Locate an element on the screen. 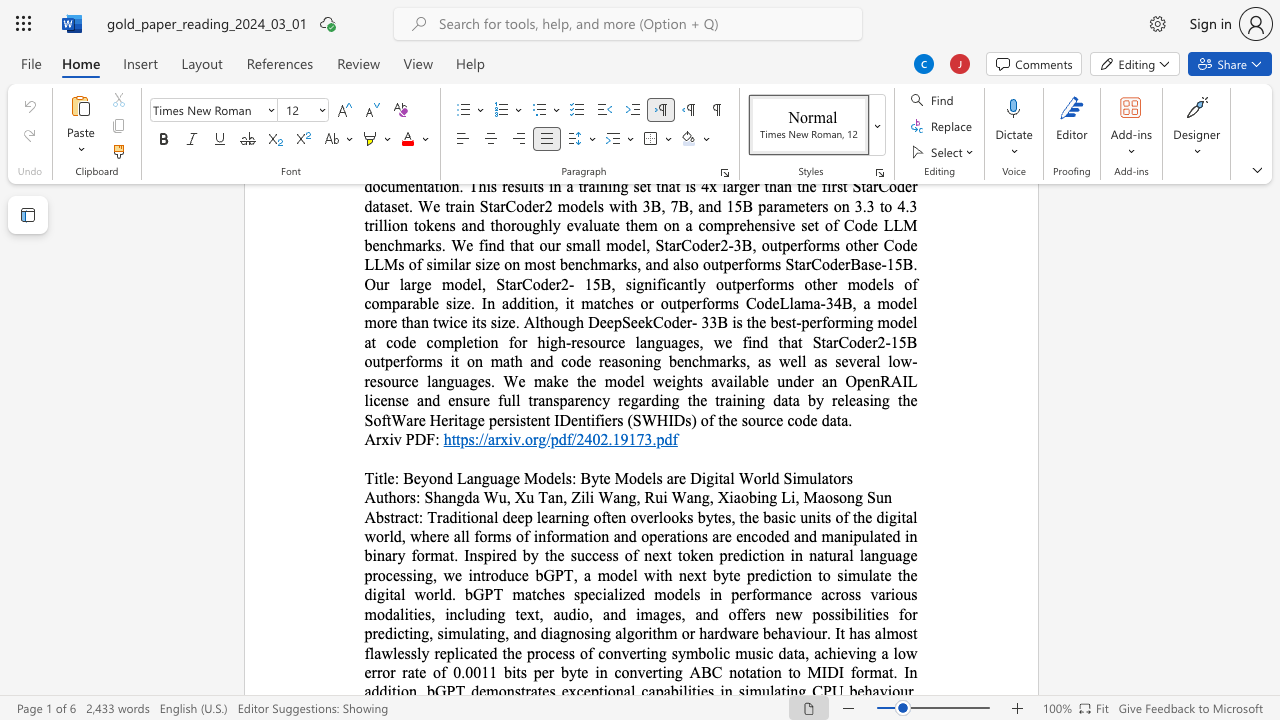  the 1th character "." in the text is located at coordinates (523, 438).